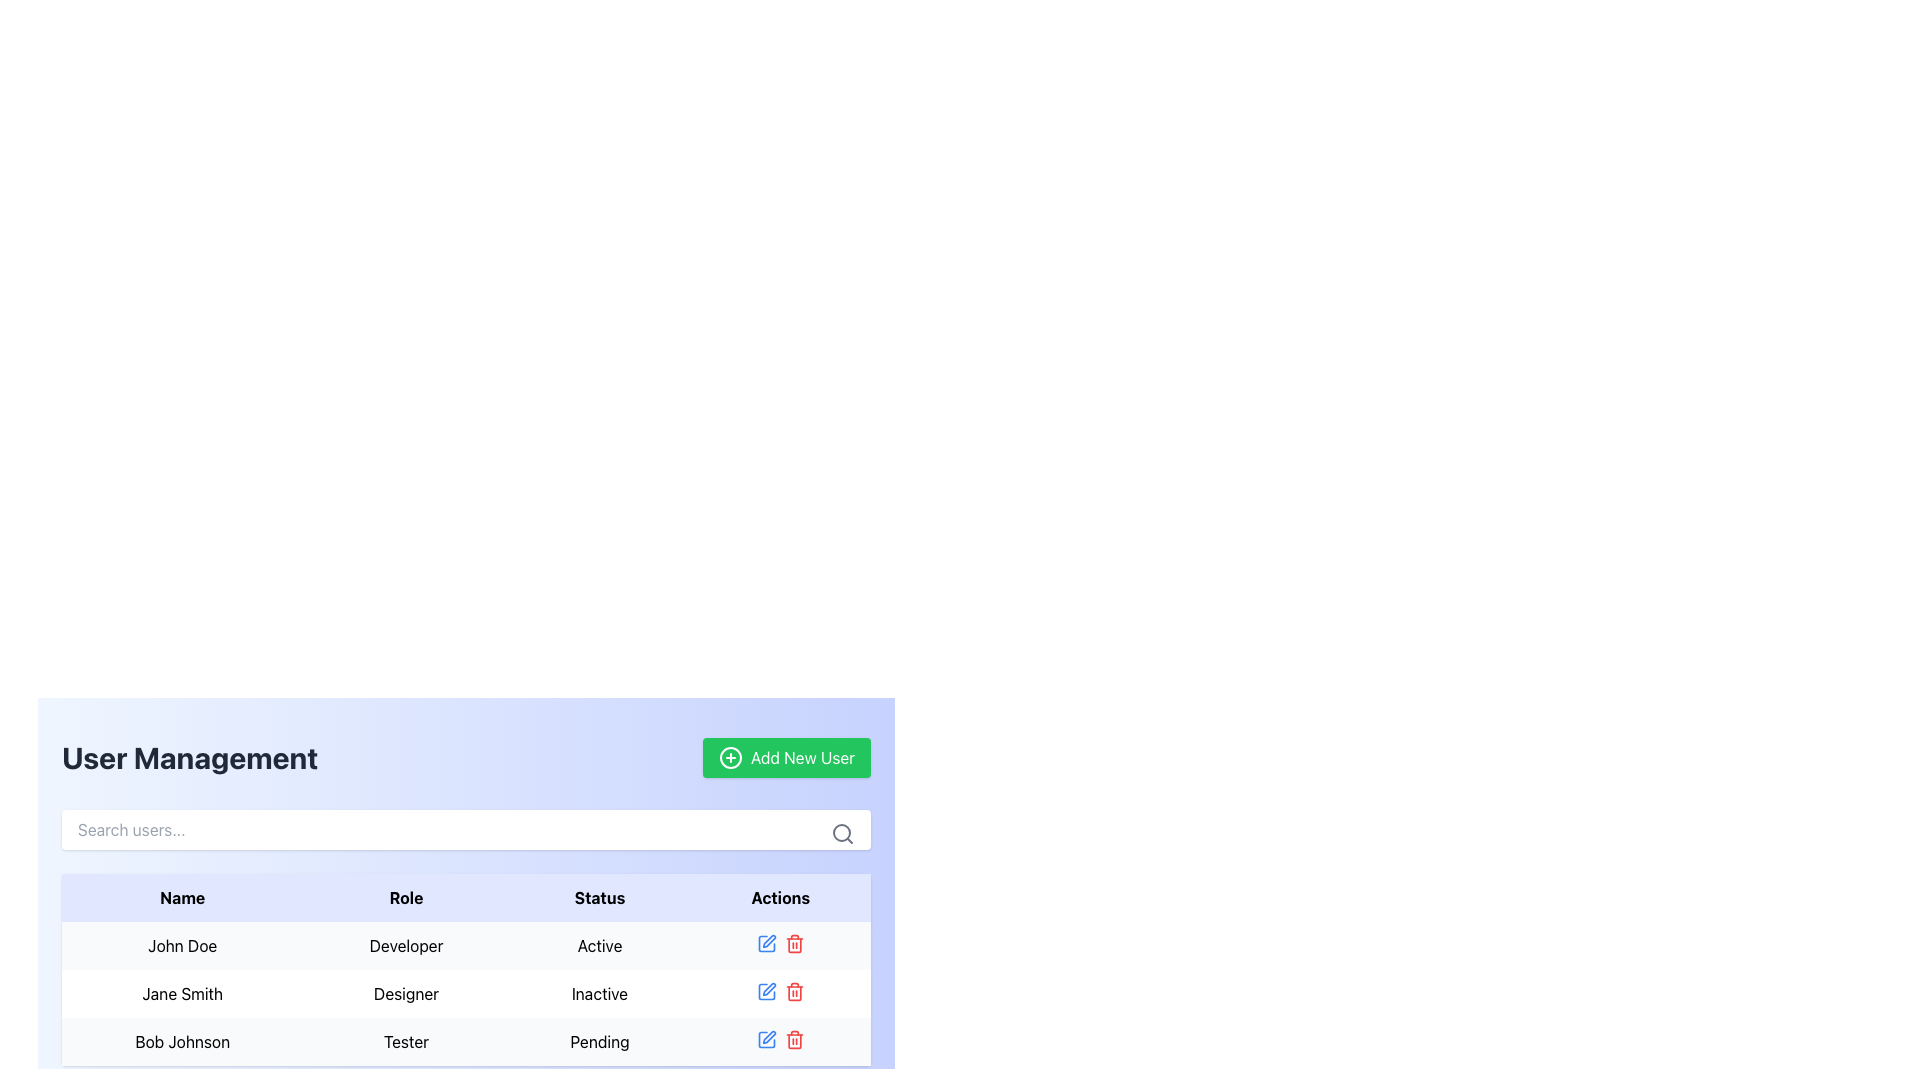 This screenshot has width=1920, height=1080. I want to click on the 'Actions' text label in the table header, which is the fourth column header used for editing or deleting table entries, so click(779, 897).